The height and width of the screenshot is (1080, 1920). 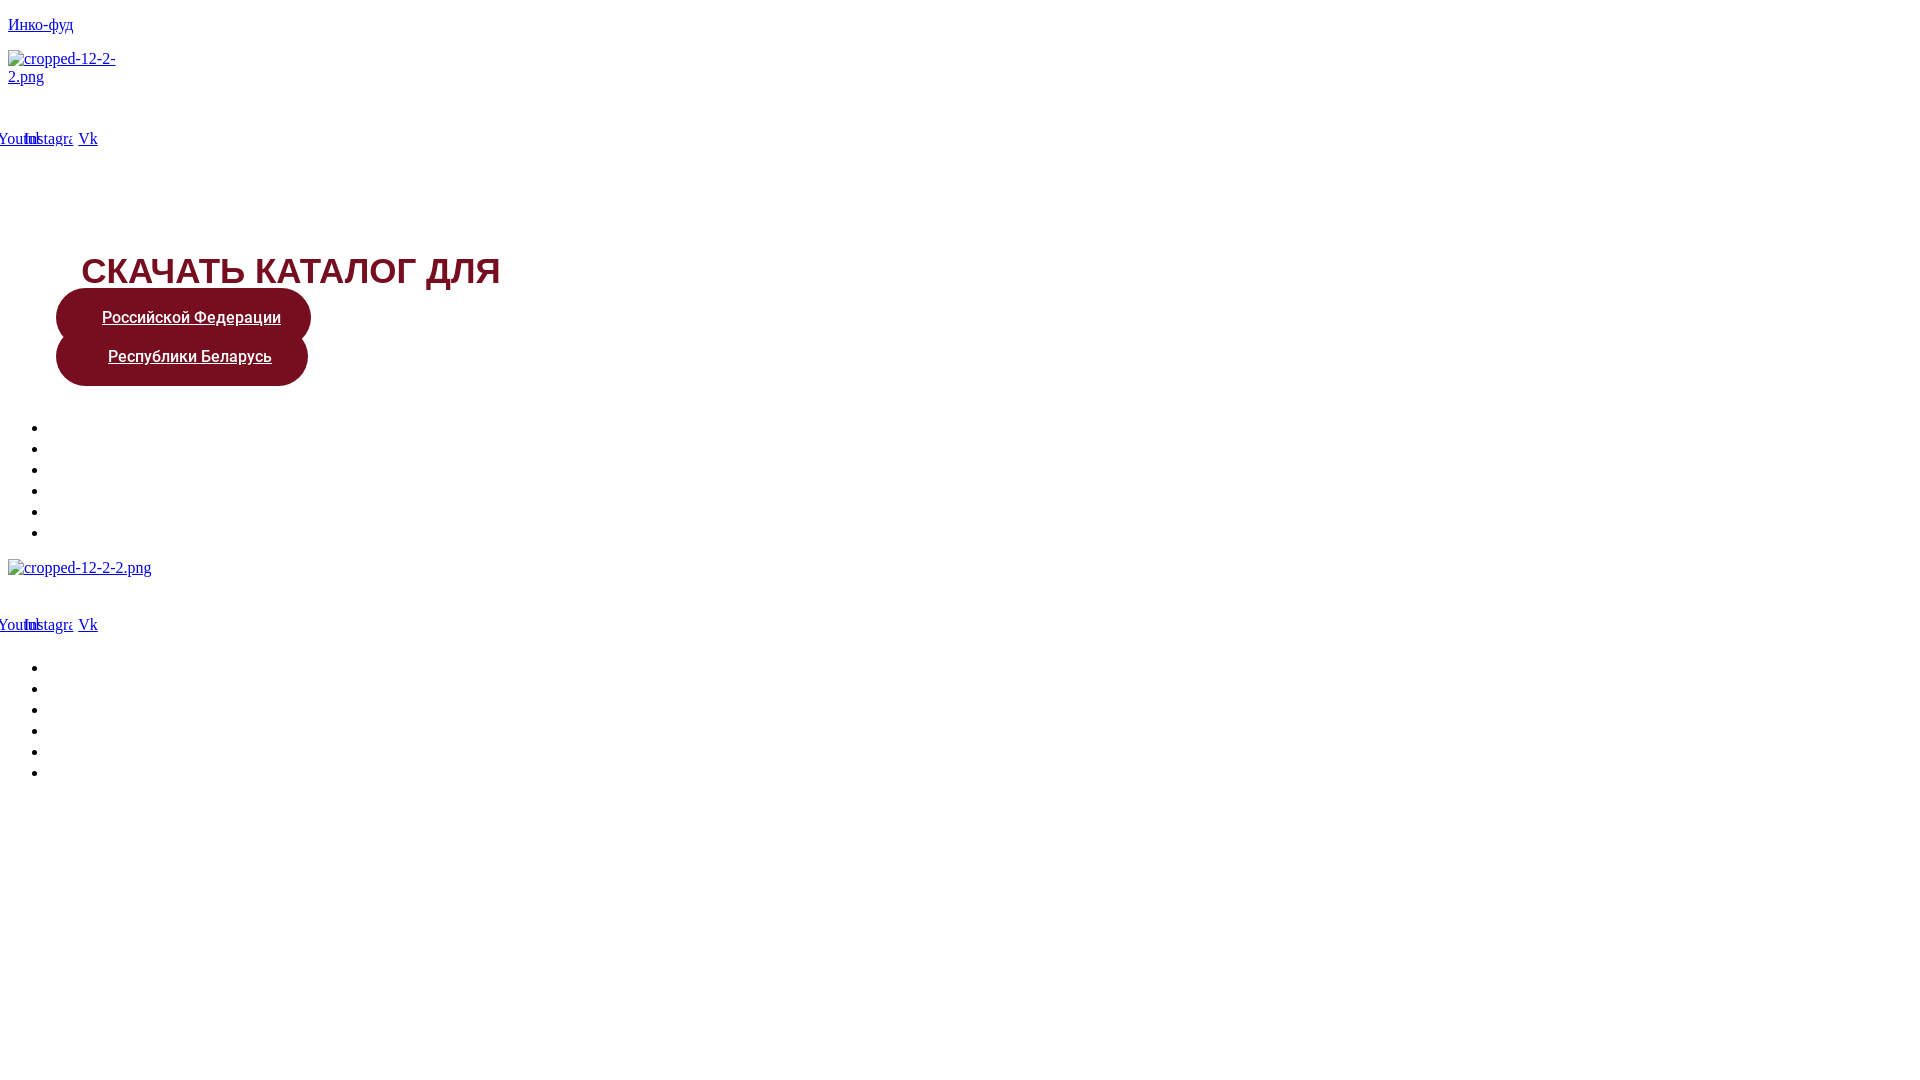 What do you see at coordinates (80, 567) in the screenshot?
I see `'cropped-12-2-2.png'` at bounding box center [80, 567].